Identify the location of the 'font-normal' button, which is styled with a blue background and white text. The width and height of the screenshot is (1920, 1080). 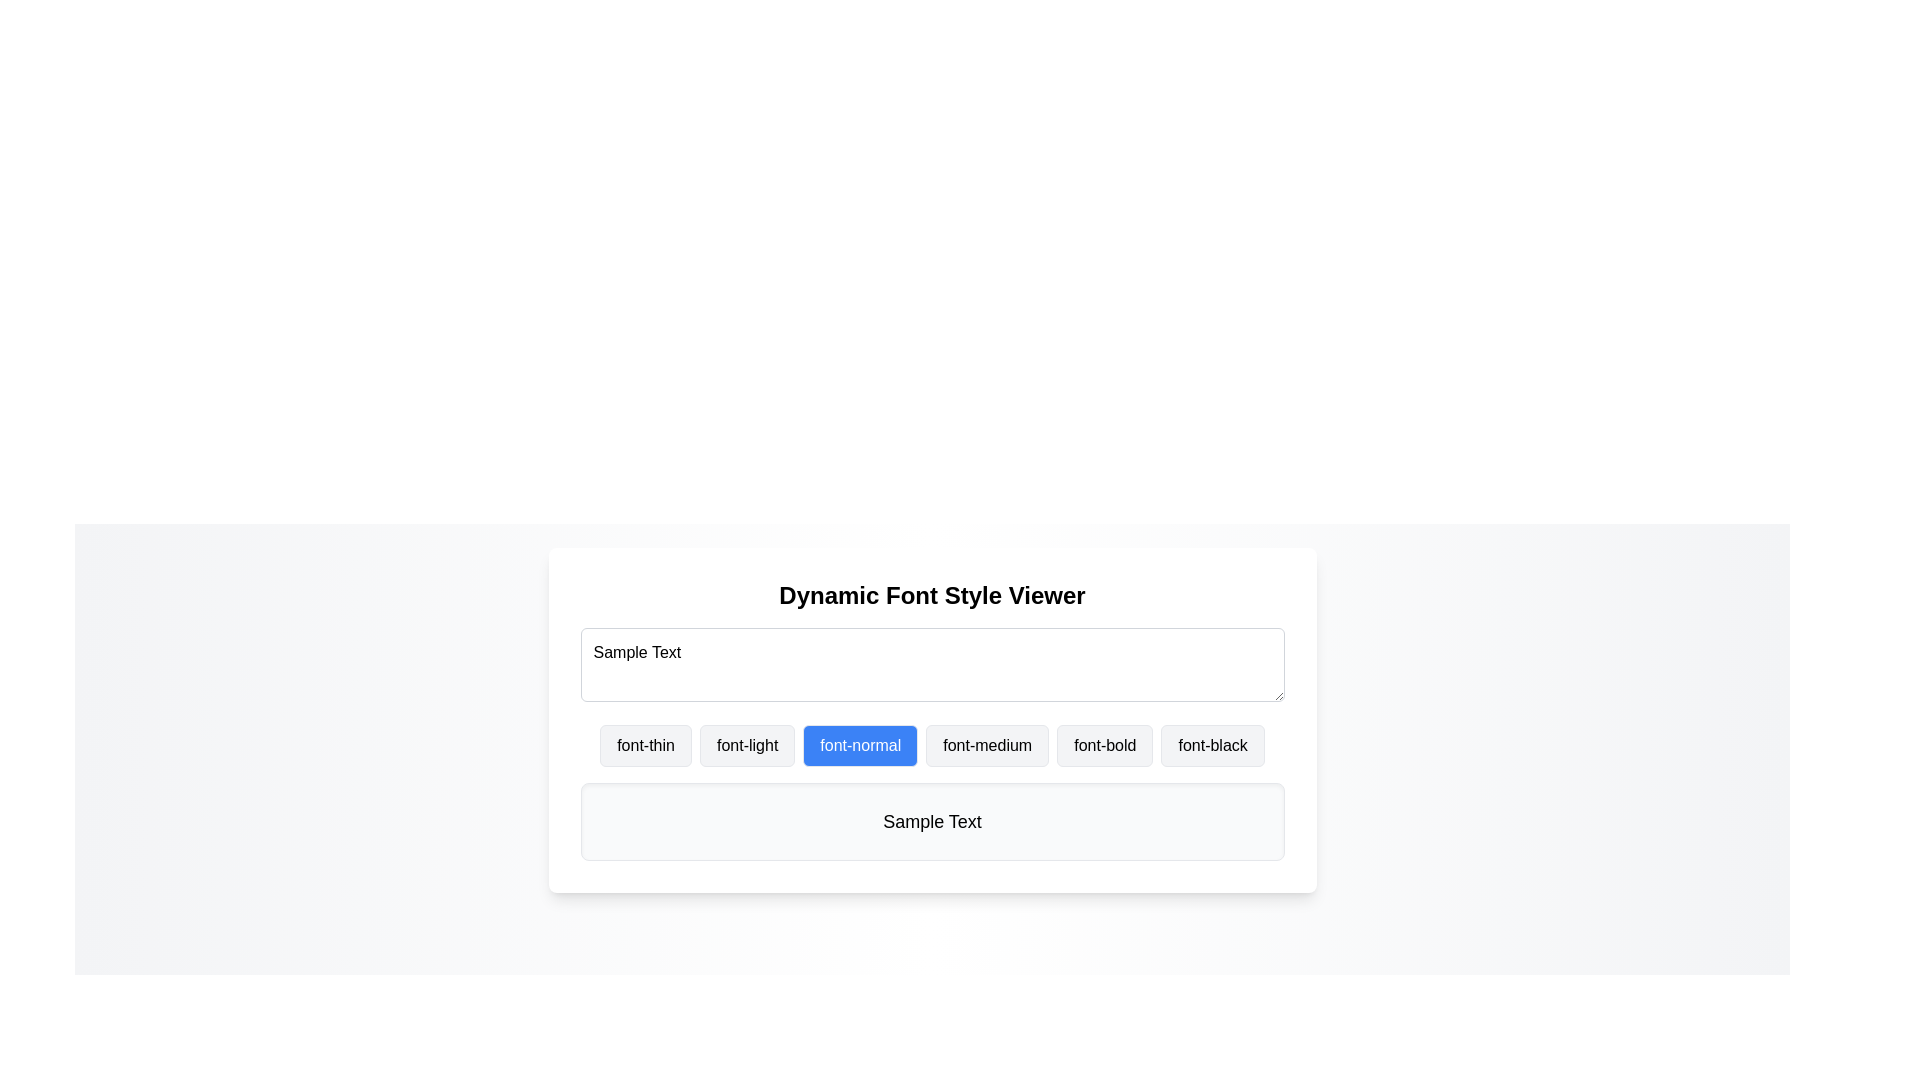
(931, 720).